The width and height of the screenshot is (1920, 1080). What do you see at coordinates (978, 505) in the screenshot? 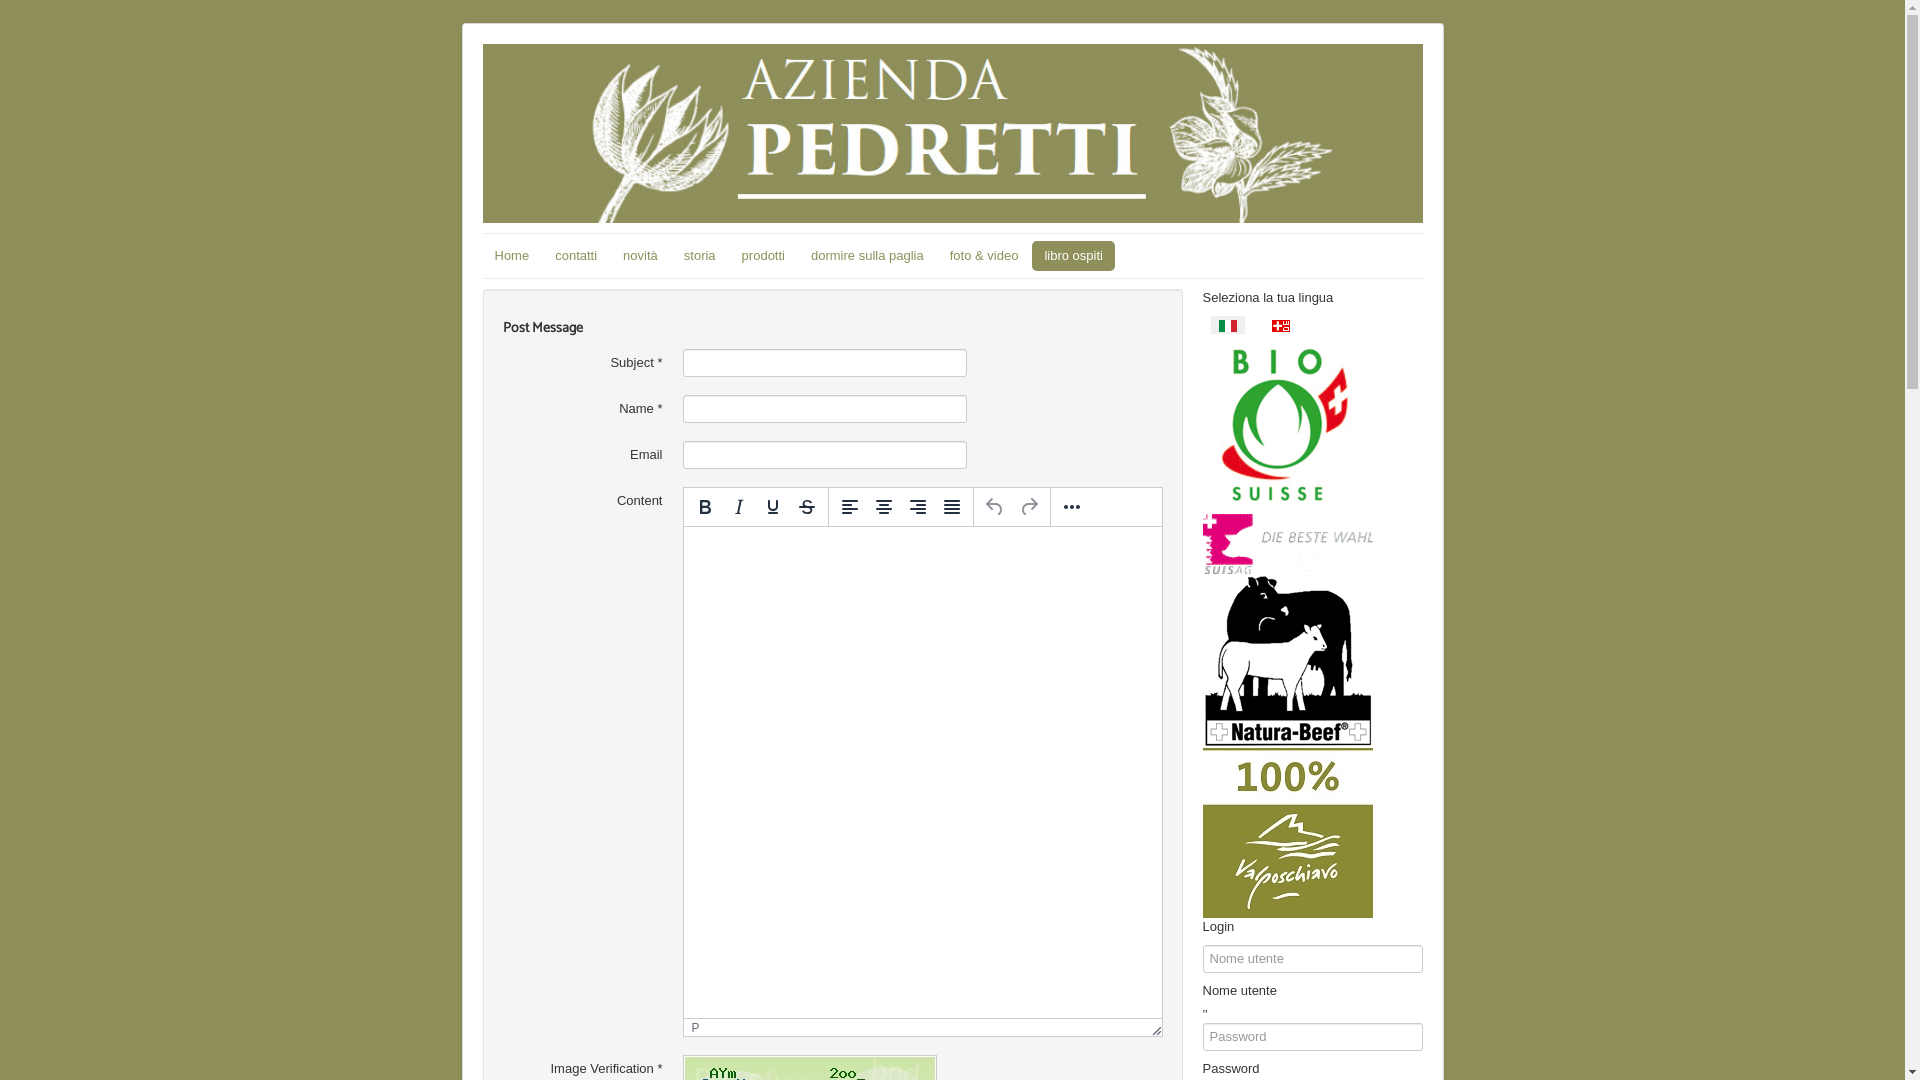
I see `'Annulla'` at bounding box center [978, 505].